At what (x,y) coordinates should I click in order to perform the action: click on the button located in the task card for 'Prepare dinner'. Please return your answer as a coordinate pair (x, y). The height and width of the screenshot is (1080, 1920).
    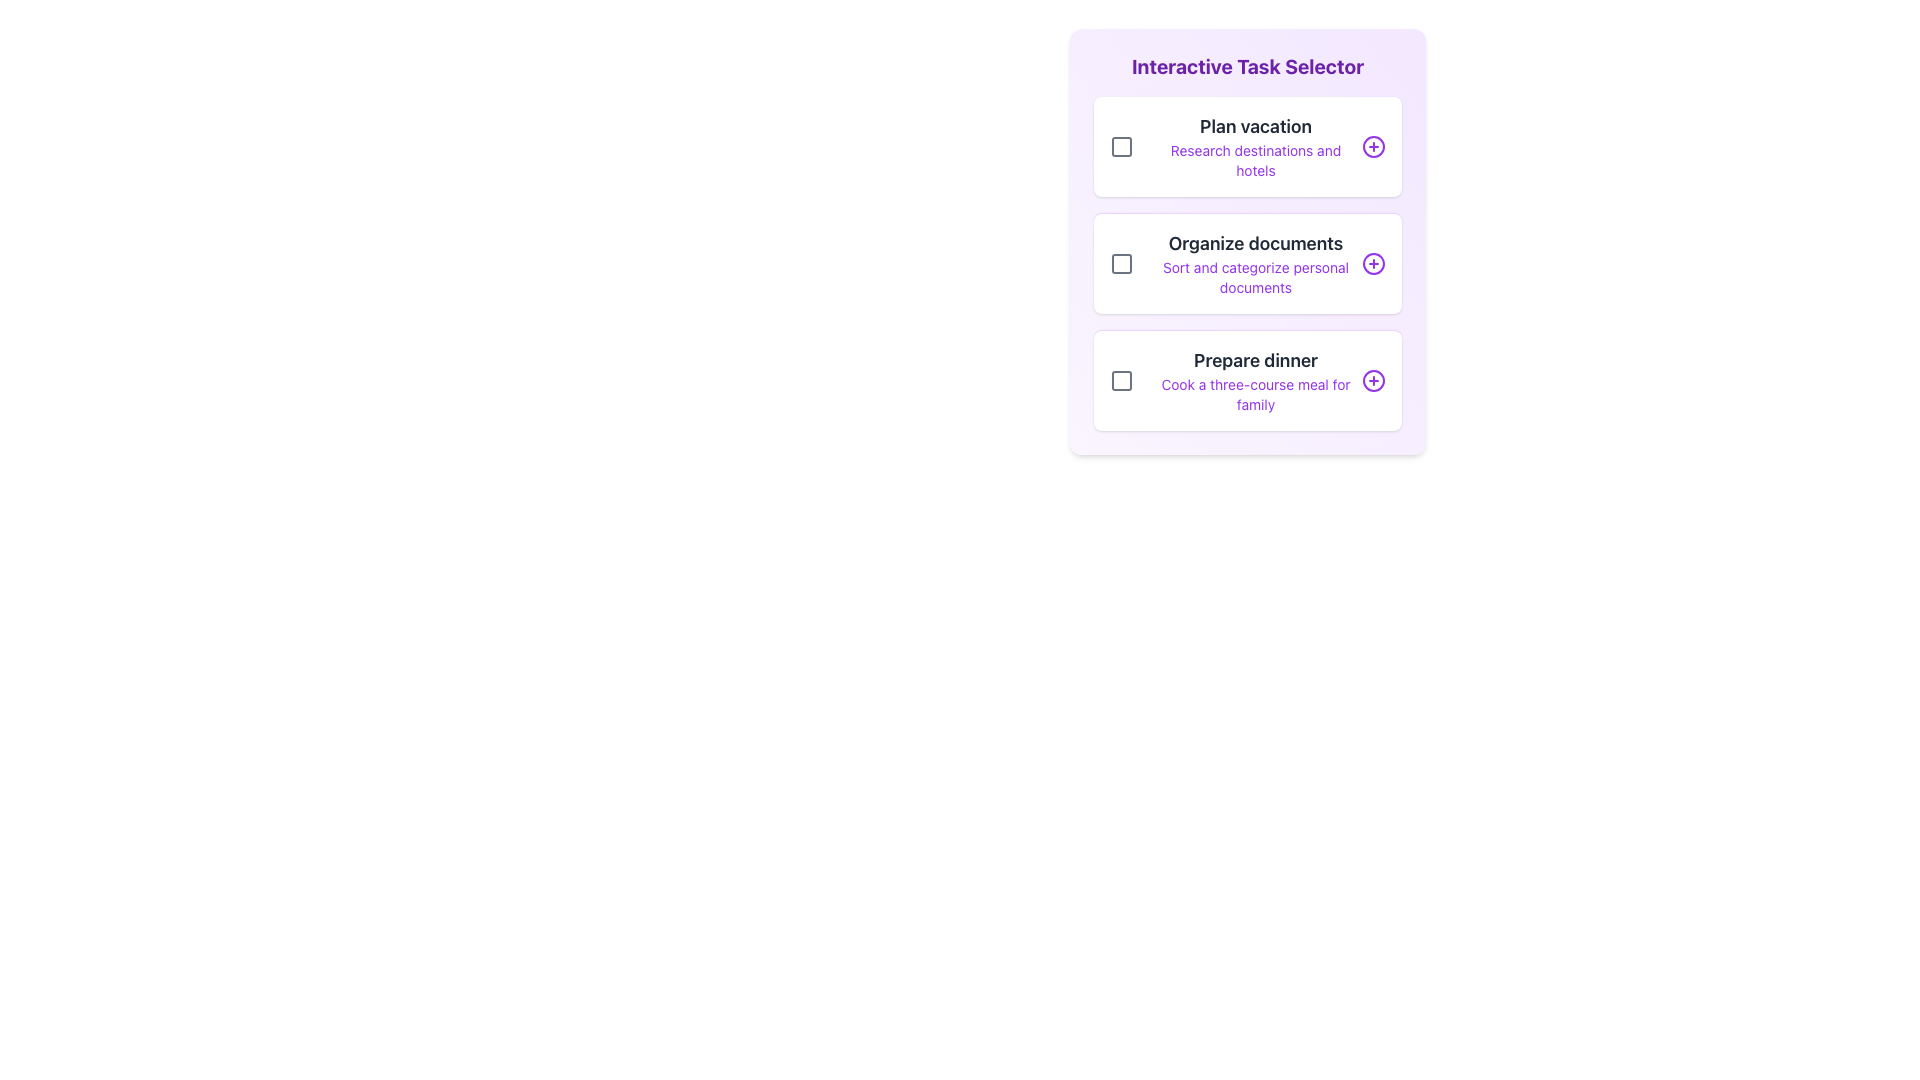
    Looking at the image, I should click on (1372, 381).